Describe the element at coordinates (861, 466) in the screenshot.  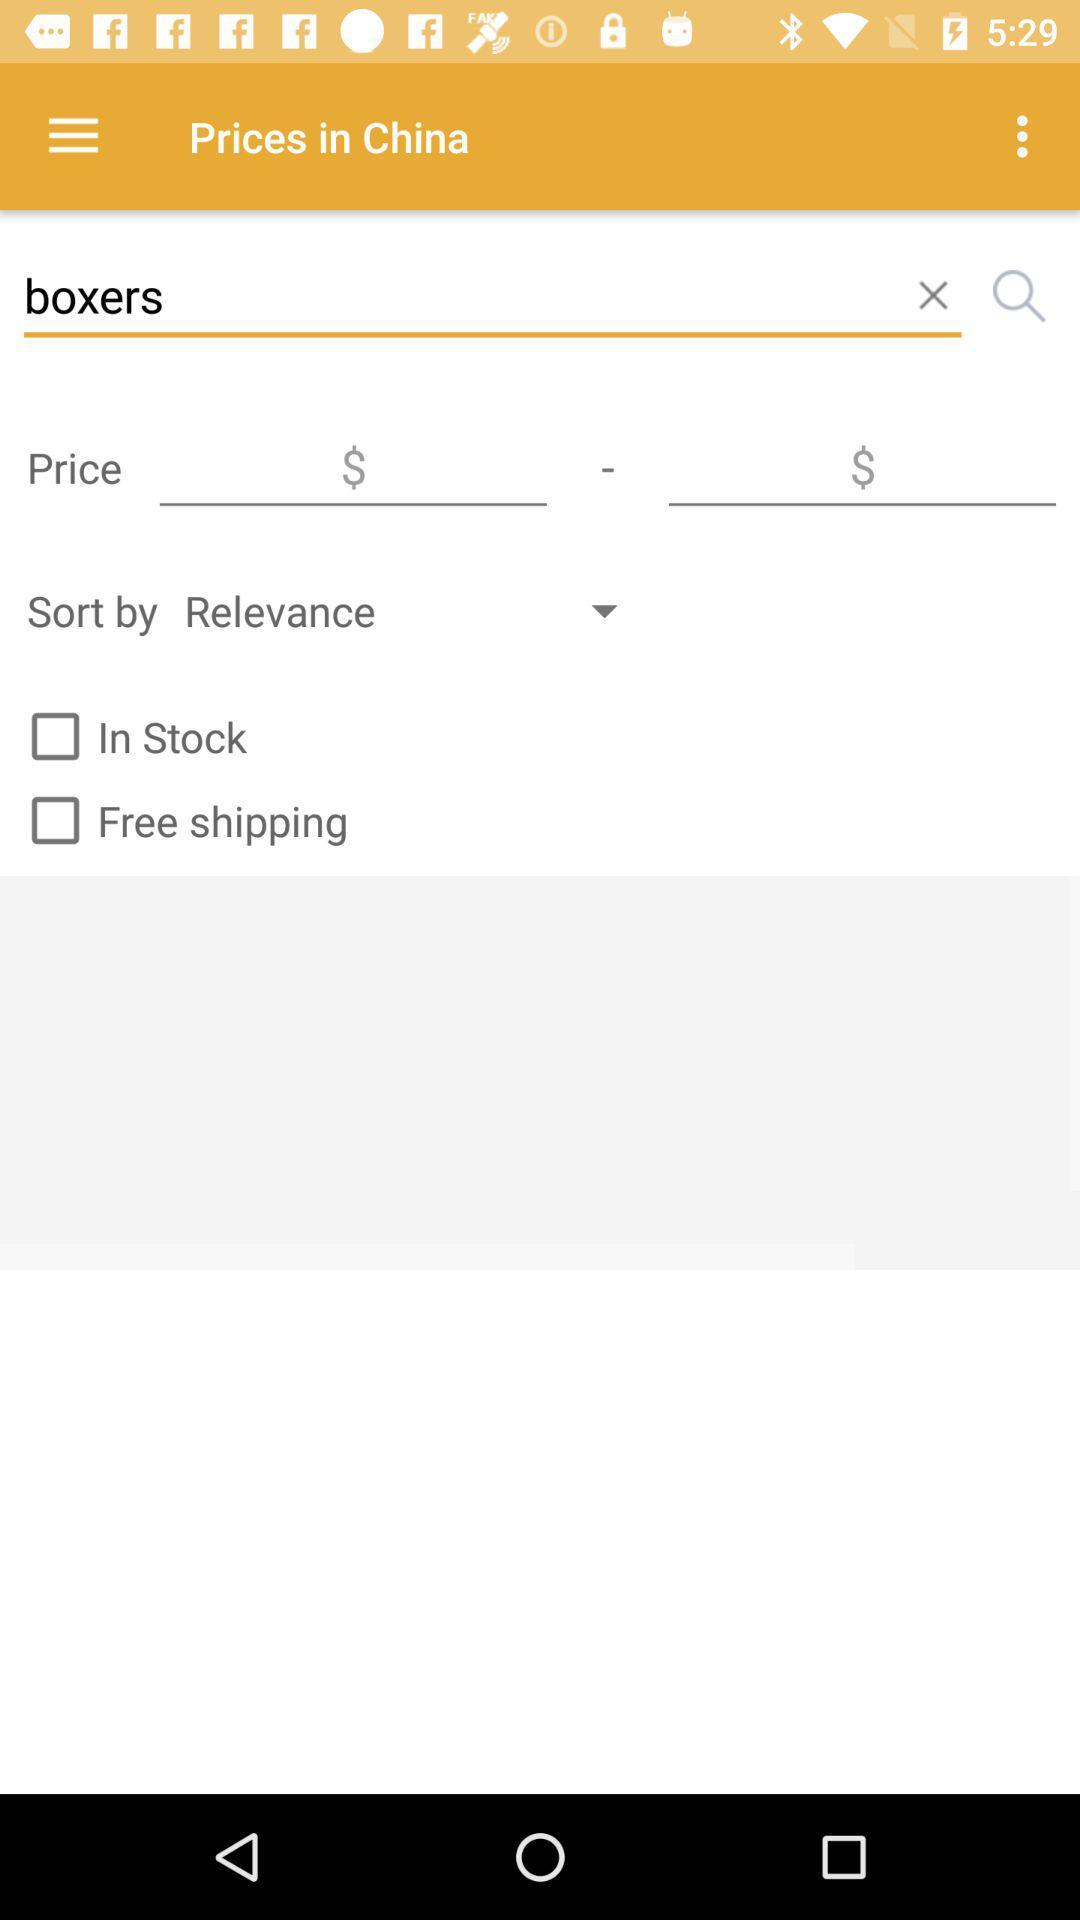
I see `insert a value` at that location.